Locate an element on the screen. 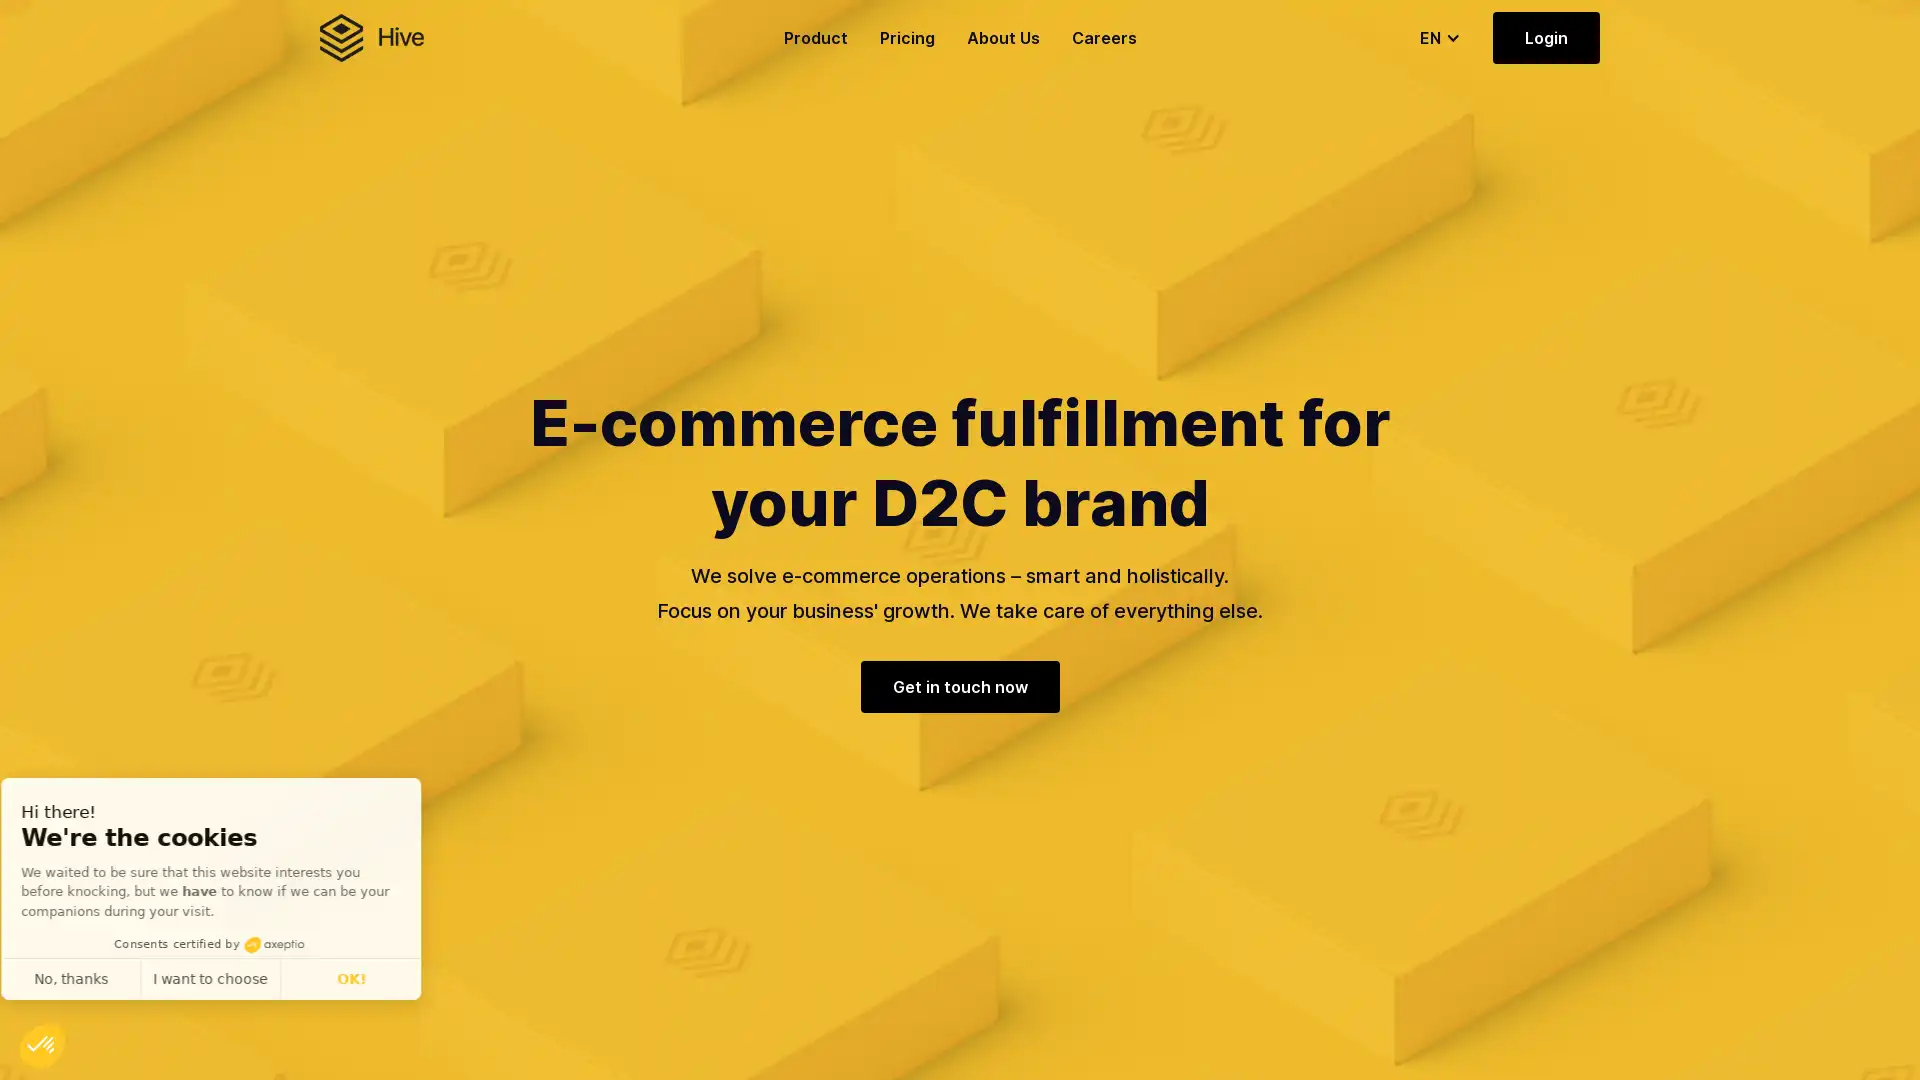 The image size is (1920, 1080). OK! is located at coordinates (369, 978).